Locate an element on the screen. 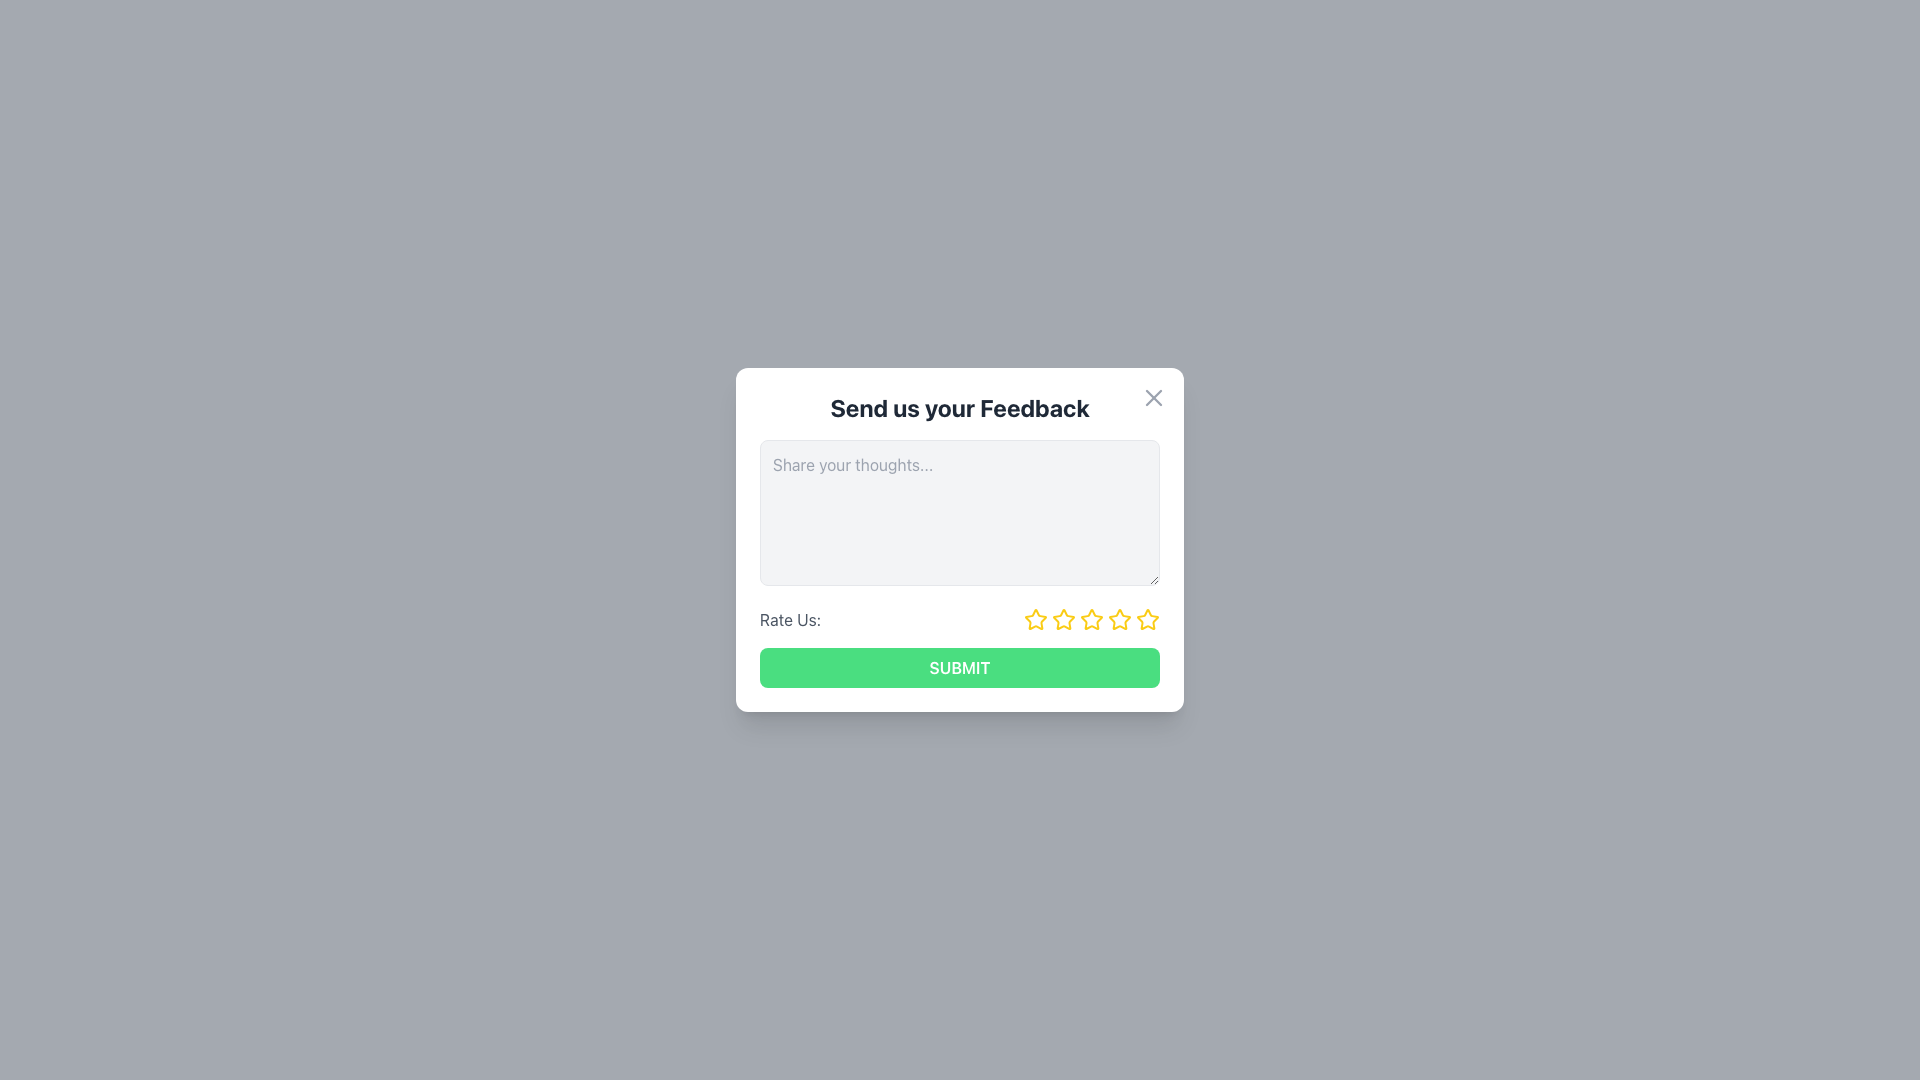 The width and height of the screenshot is (1920, 1080). the leftmost star icon is located at coordinates (1036, 618).